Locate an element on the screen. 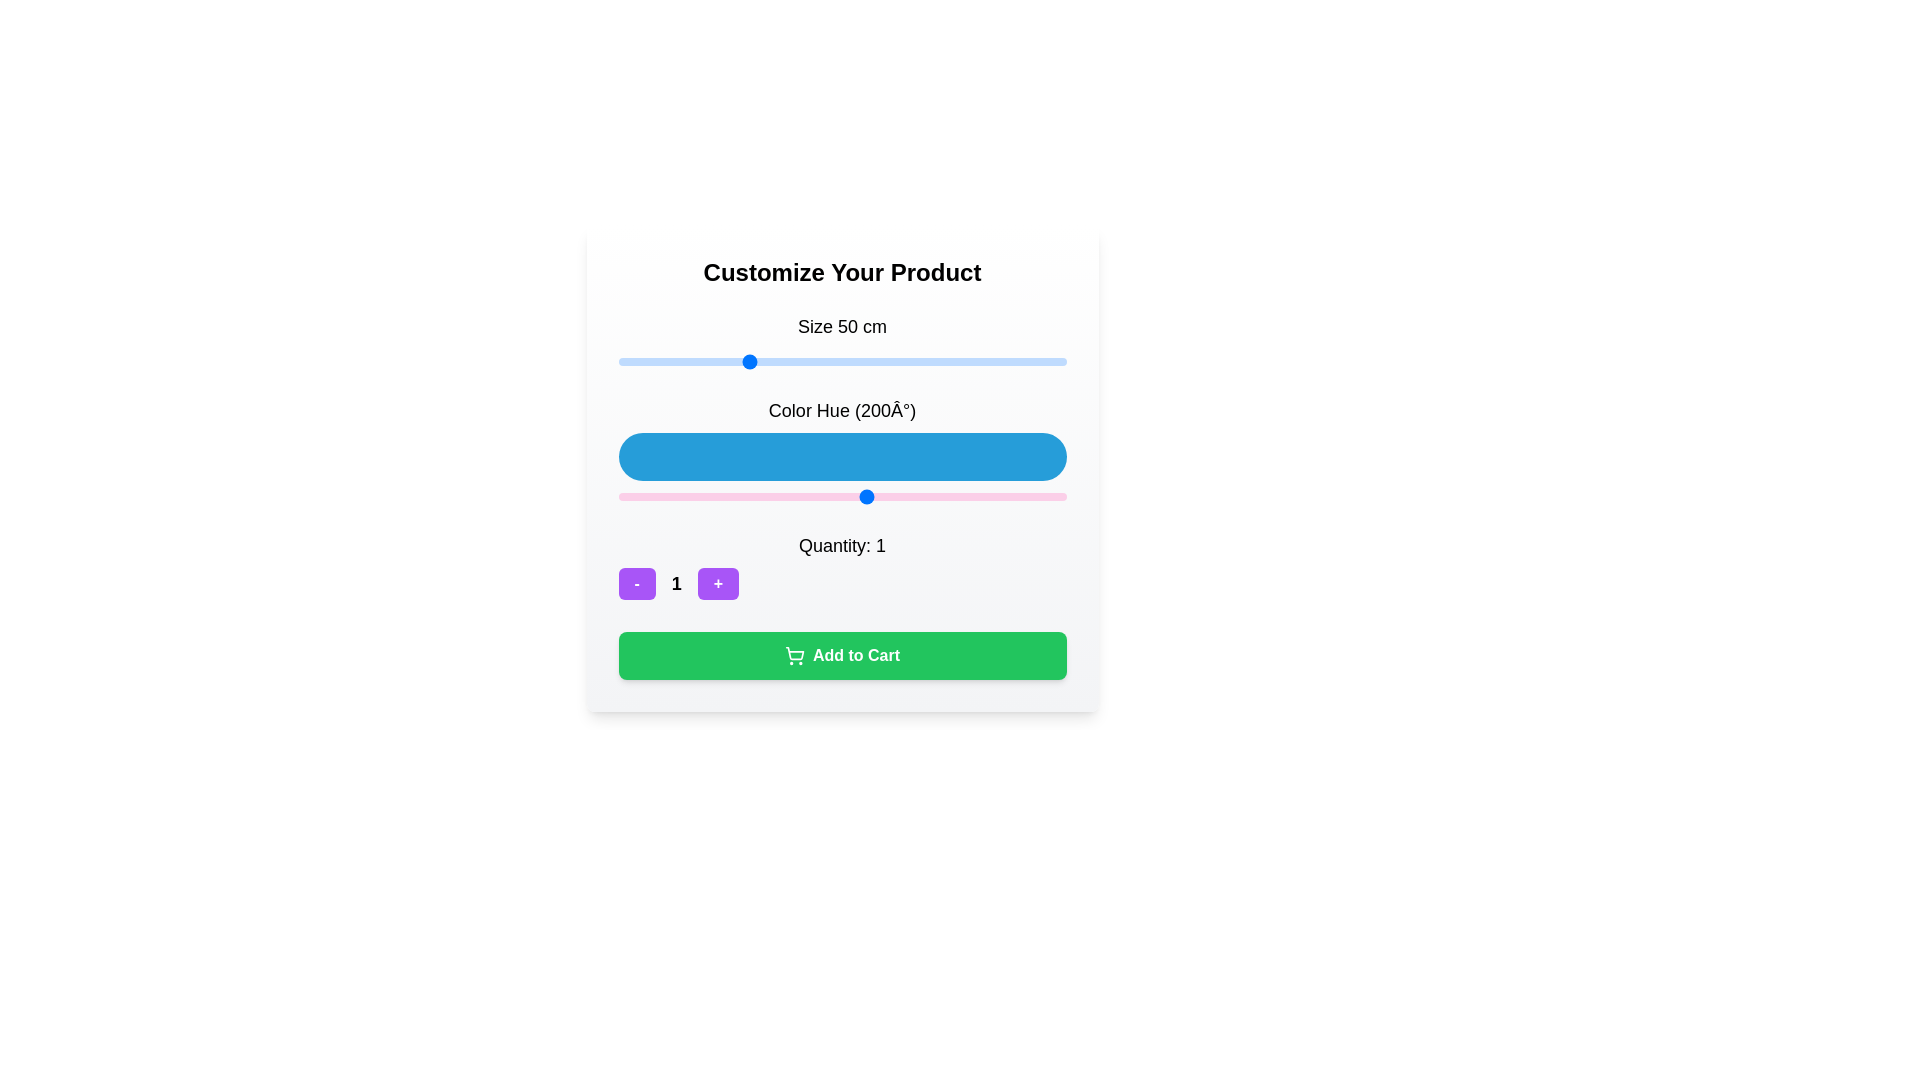 The image size is (1920, 1080). the color hue slider is located at coordinates (800, 496).